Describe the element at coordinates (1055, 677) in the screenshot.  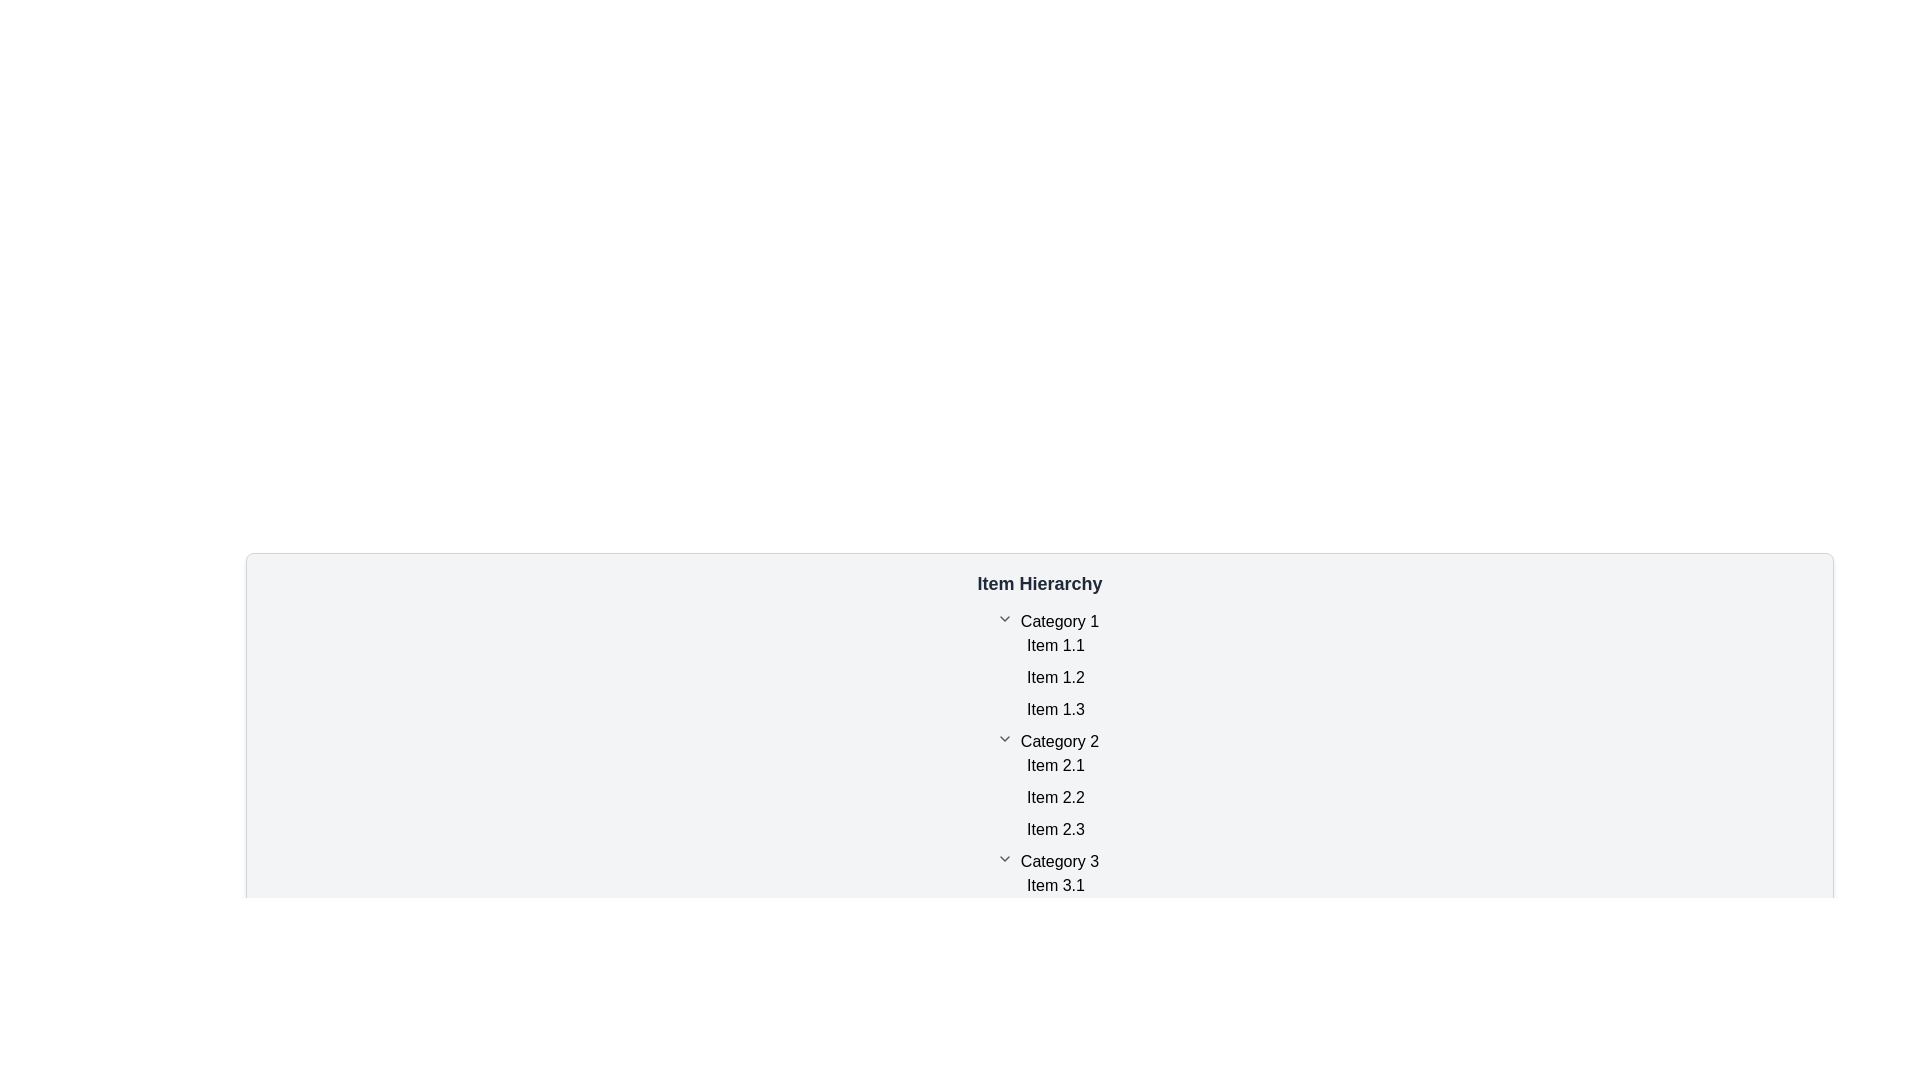
I see `the static text label that identifies the second entry under 'Category 1', which is positioned between 'Item 1.1' and 'Item 1.3'` at that location.